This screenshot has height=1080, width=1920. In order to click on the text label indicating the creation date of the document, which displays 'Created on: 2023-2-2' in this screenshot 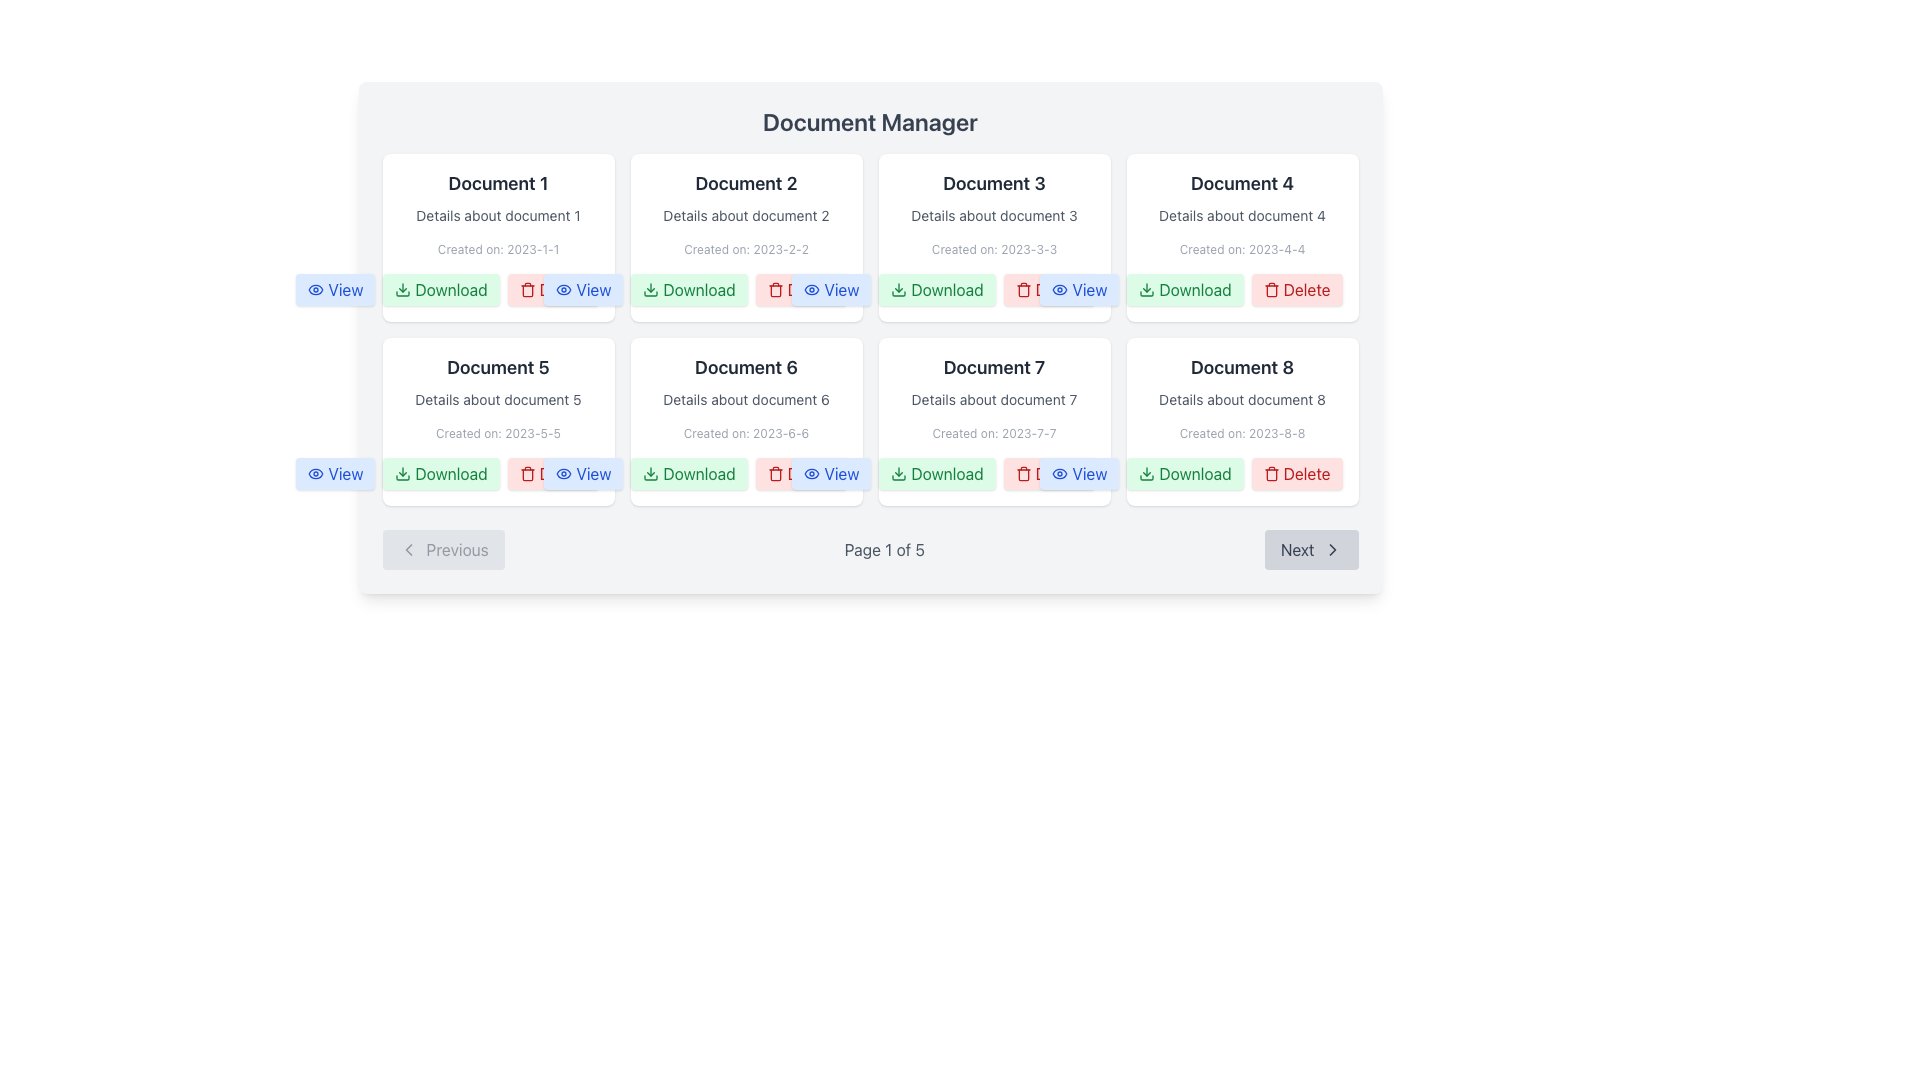, I will do `click(745, 249)`.